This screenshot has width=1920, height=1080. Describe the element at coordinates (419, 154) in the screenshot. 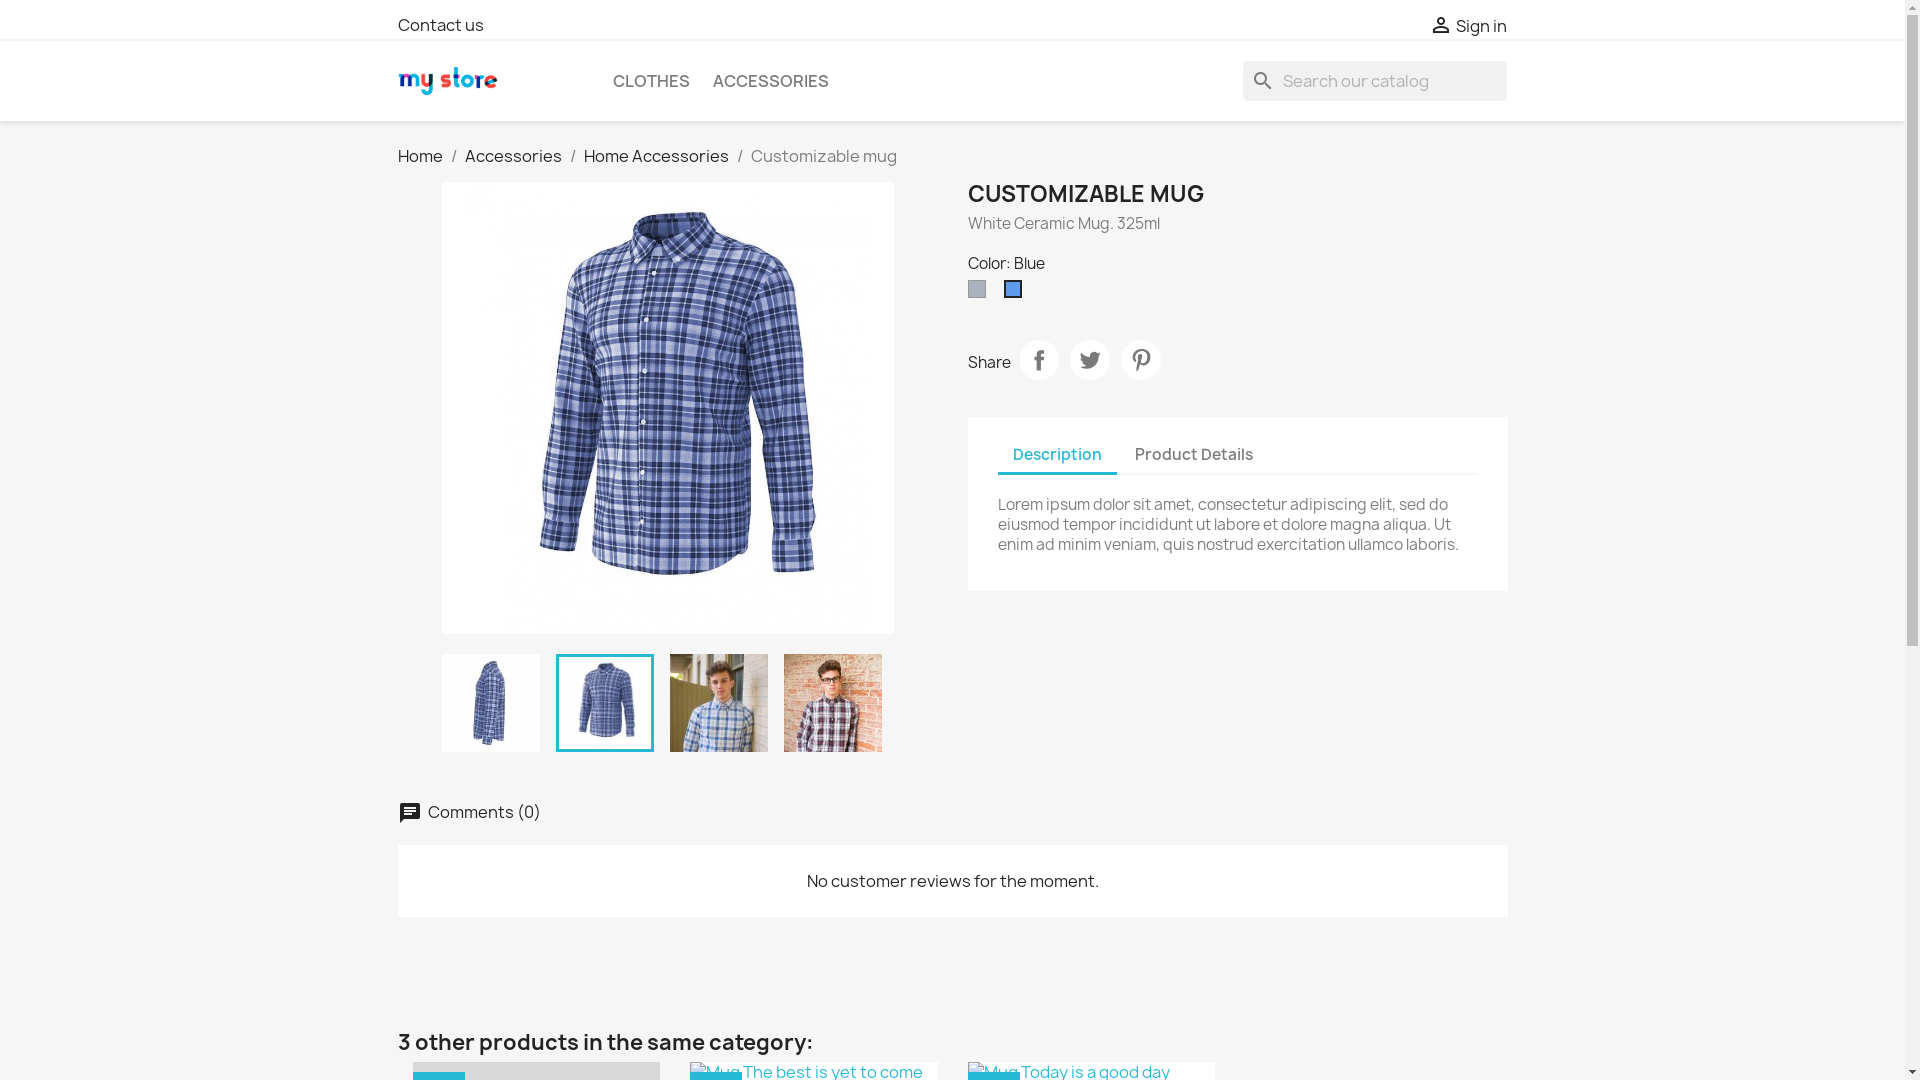

I see `'Home'` at that location.